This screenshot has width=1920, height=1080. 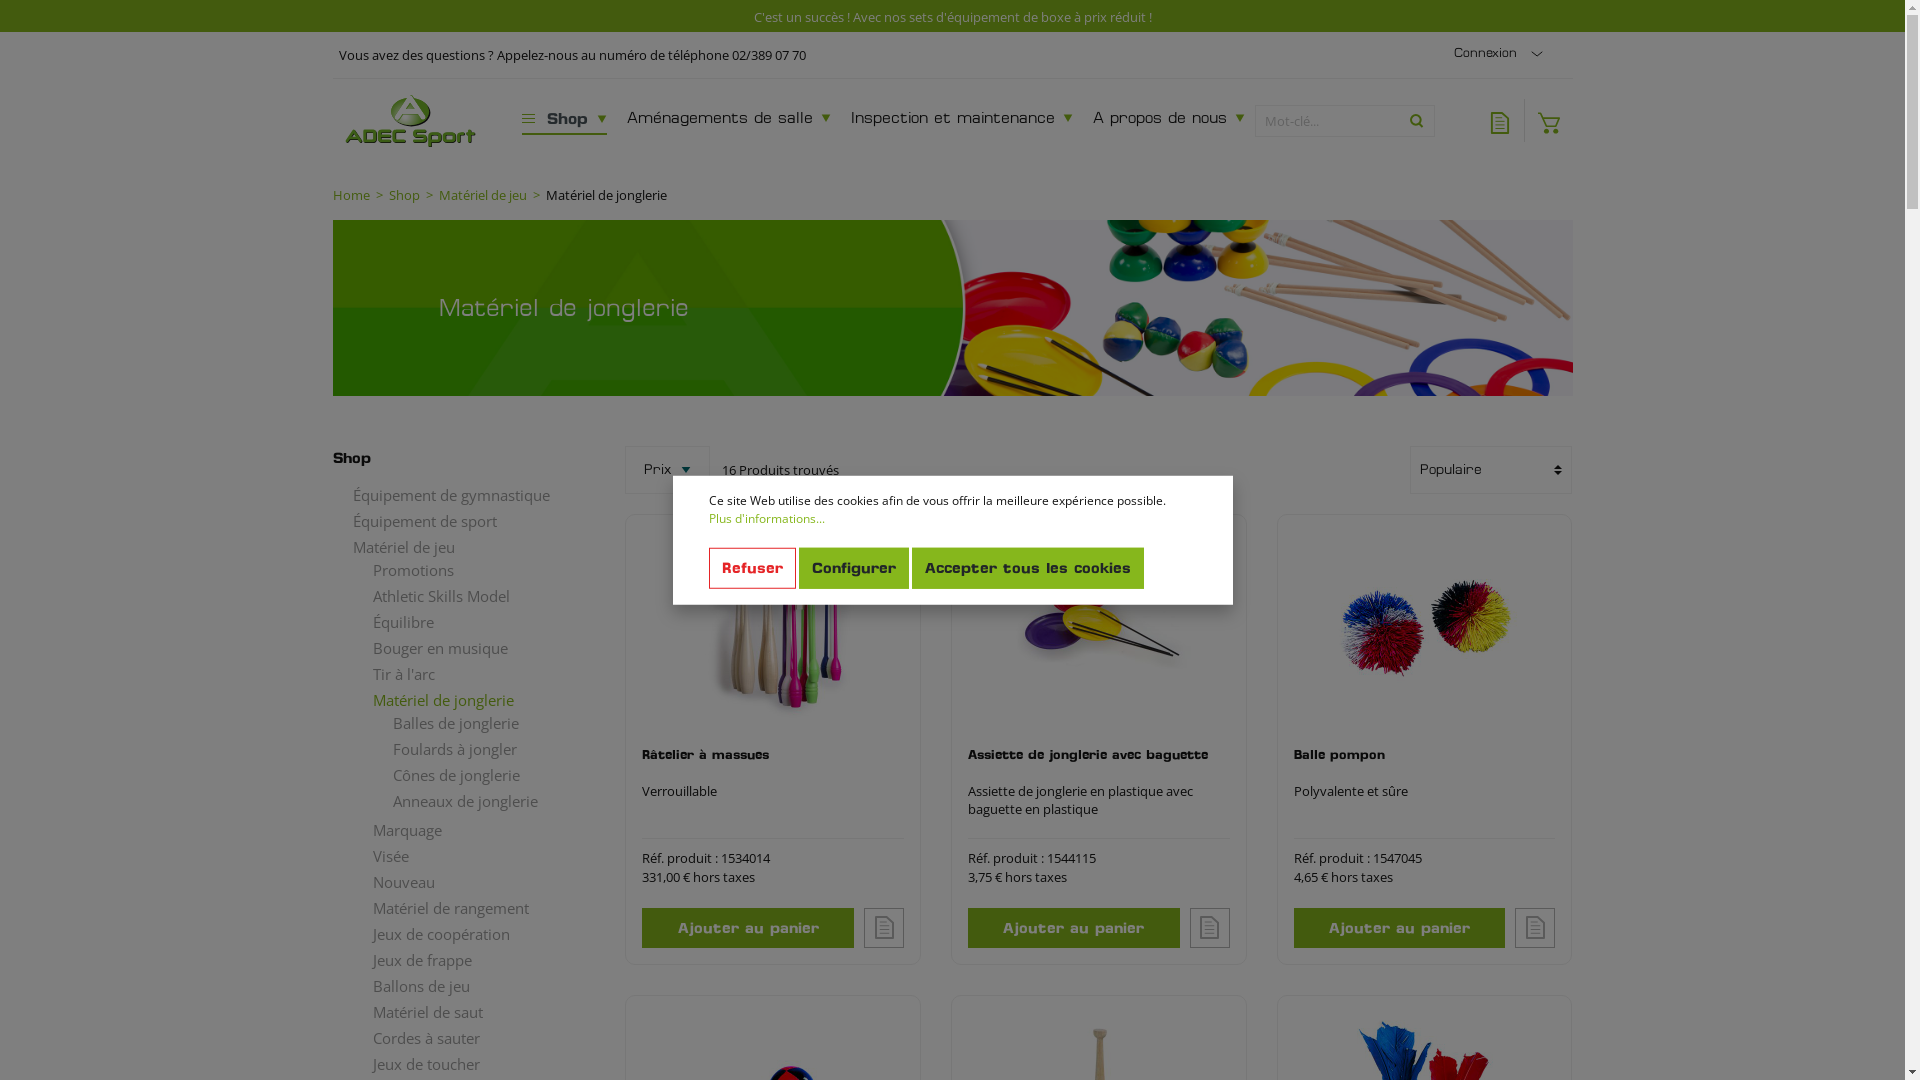 I want to click on 'Accepter tous les cookies', so click(x=911, y=568).